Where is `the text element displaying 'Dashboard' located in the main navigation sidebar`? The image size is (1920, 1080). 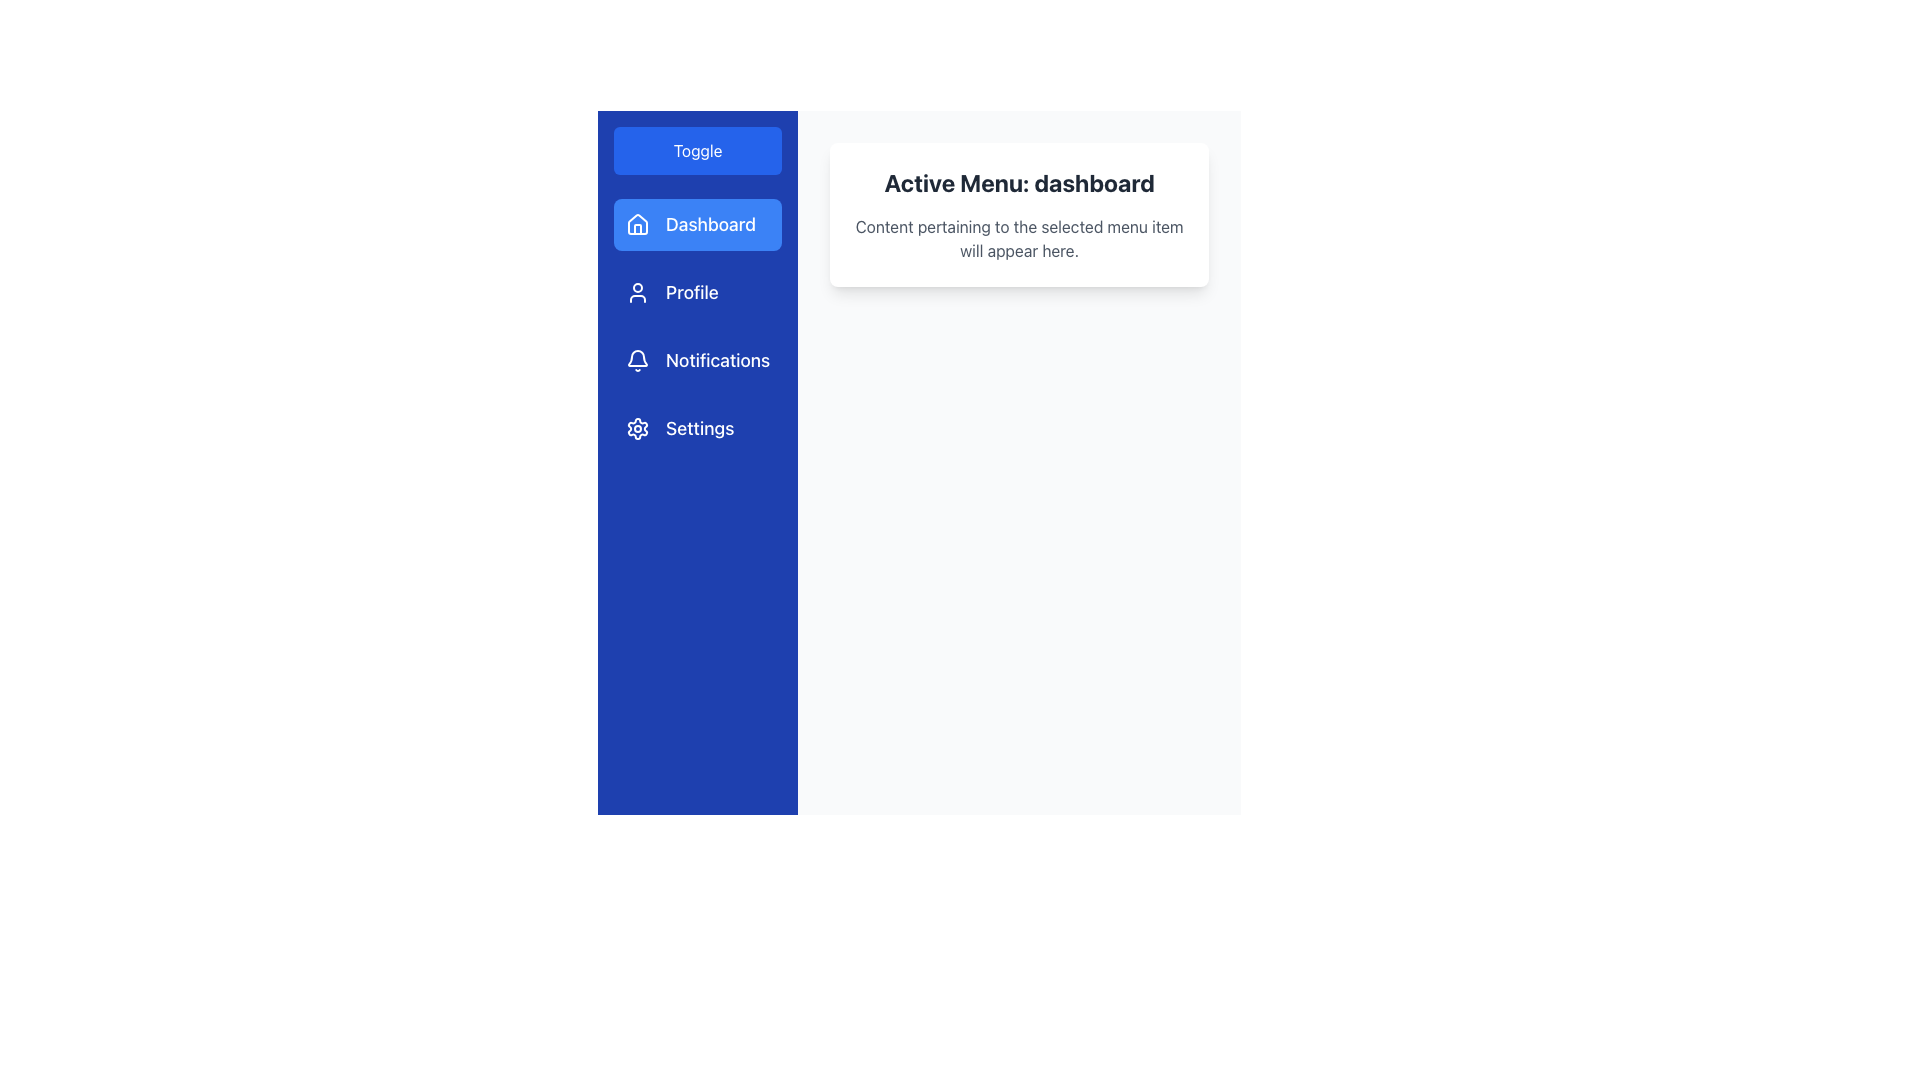
the text element displaying 'Dashboard' located in the main navigation sidebar is located at coordinates (710, 224).